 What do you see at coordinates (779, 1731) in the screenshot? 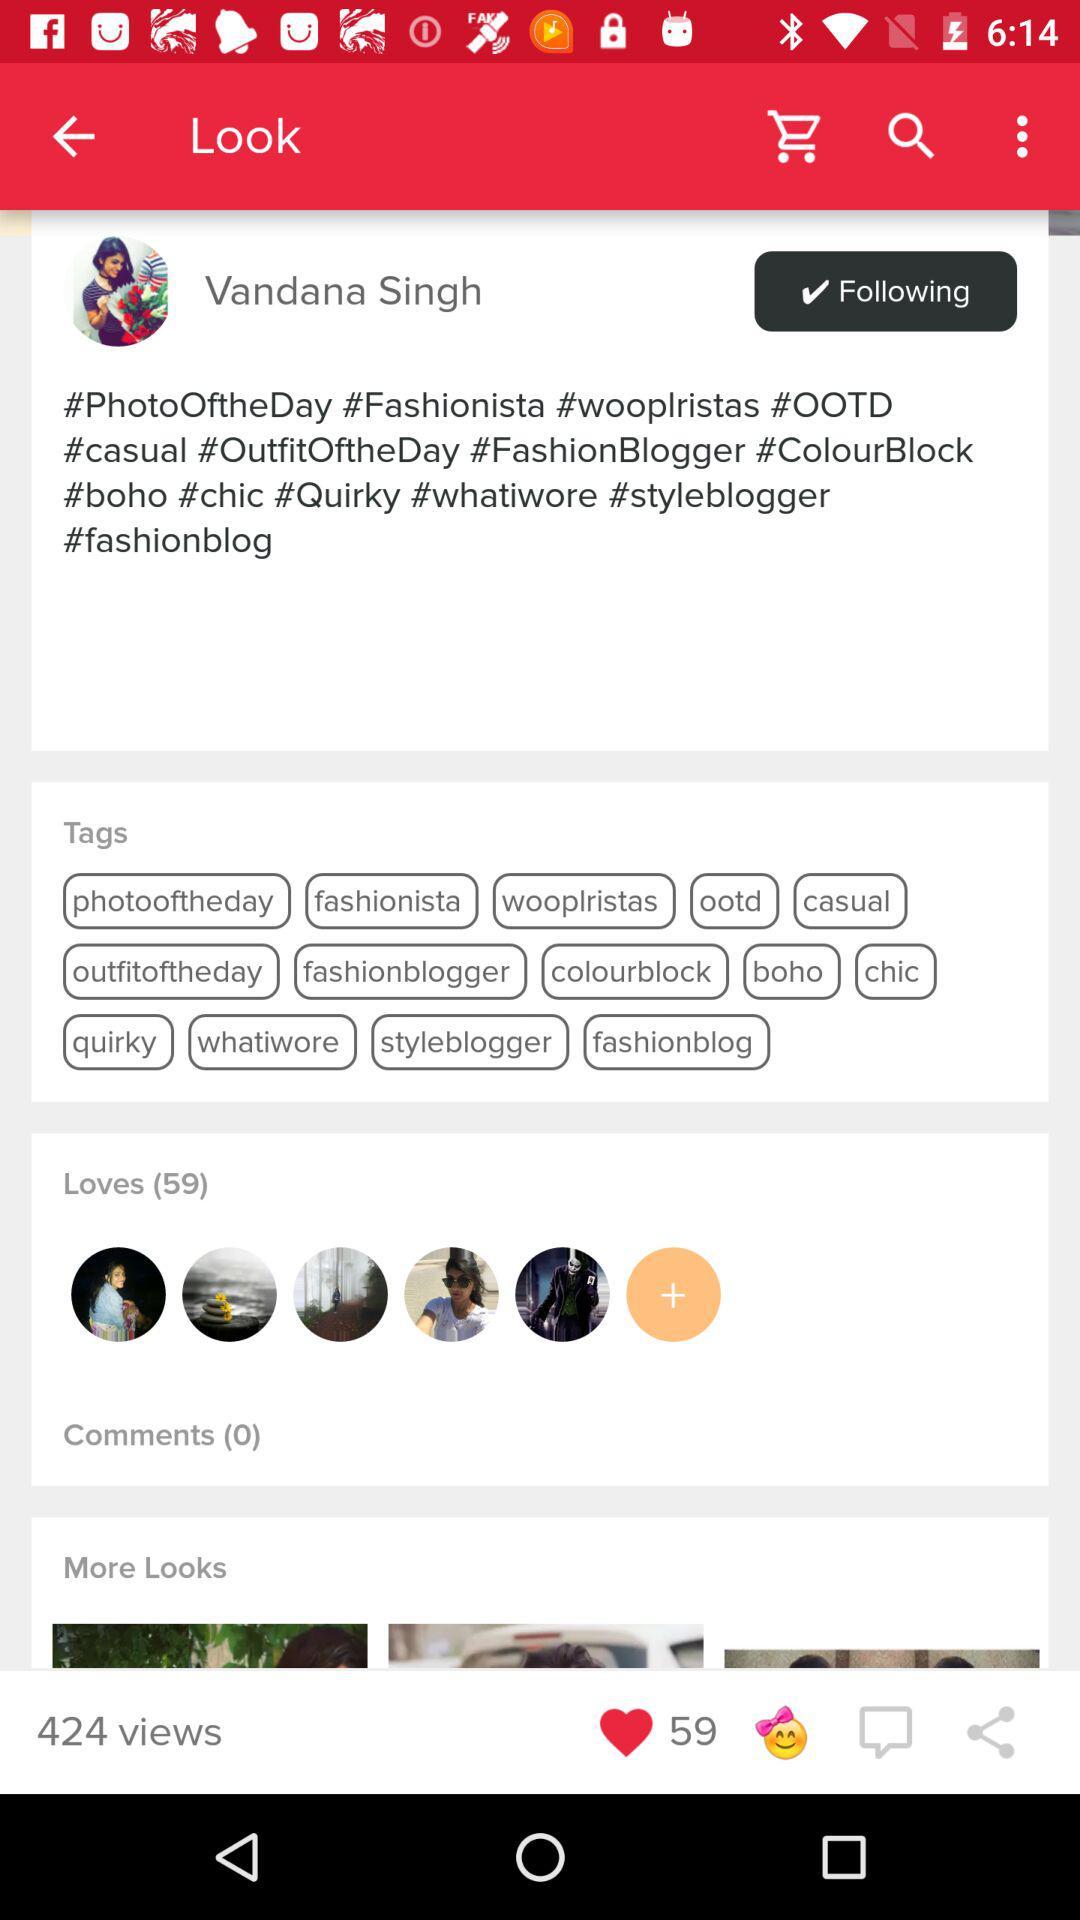
I see `the item next to the 59 icon` at bounding box center [779, 1731].